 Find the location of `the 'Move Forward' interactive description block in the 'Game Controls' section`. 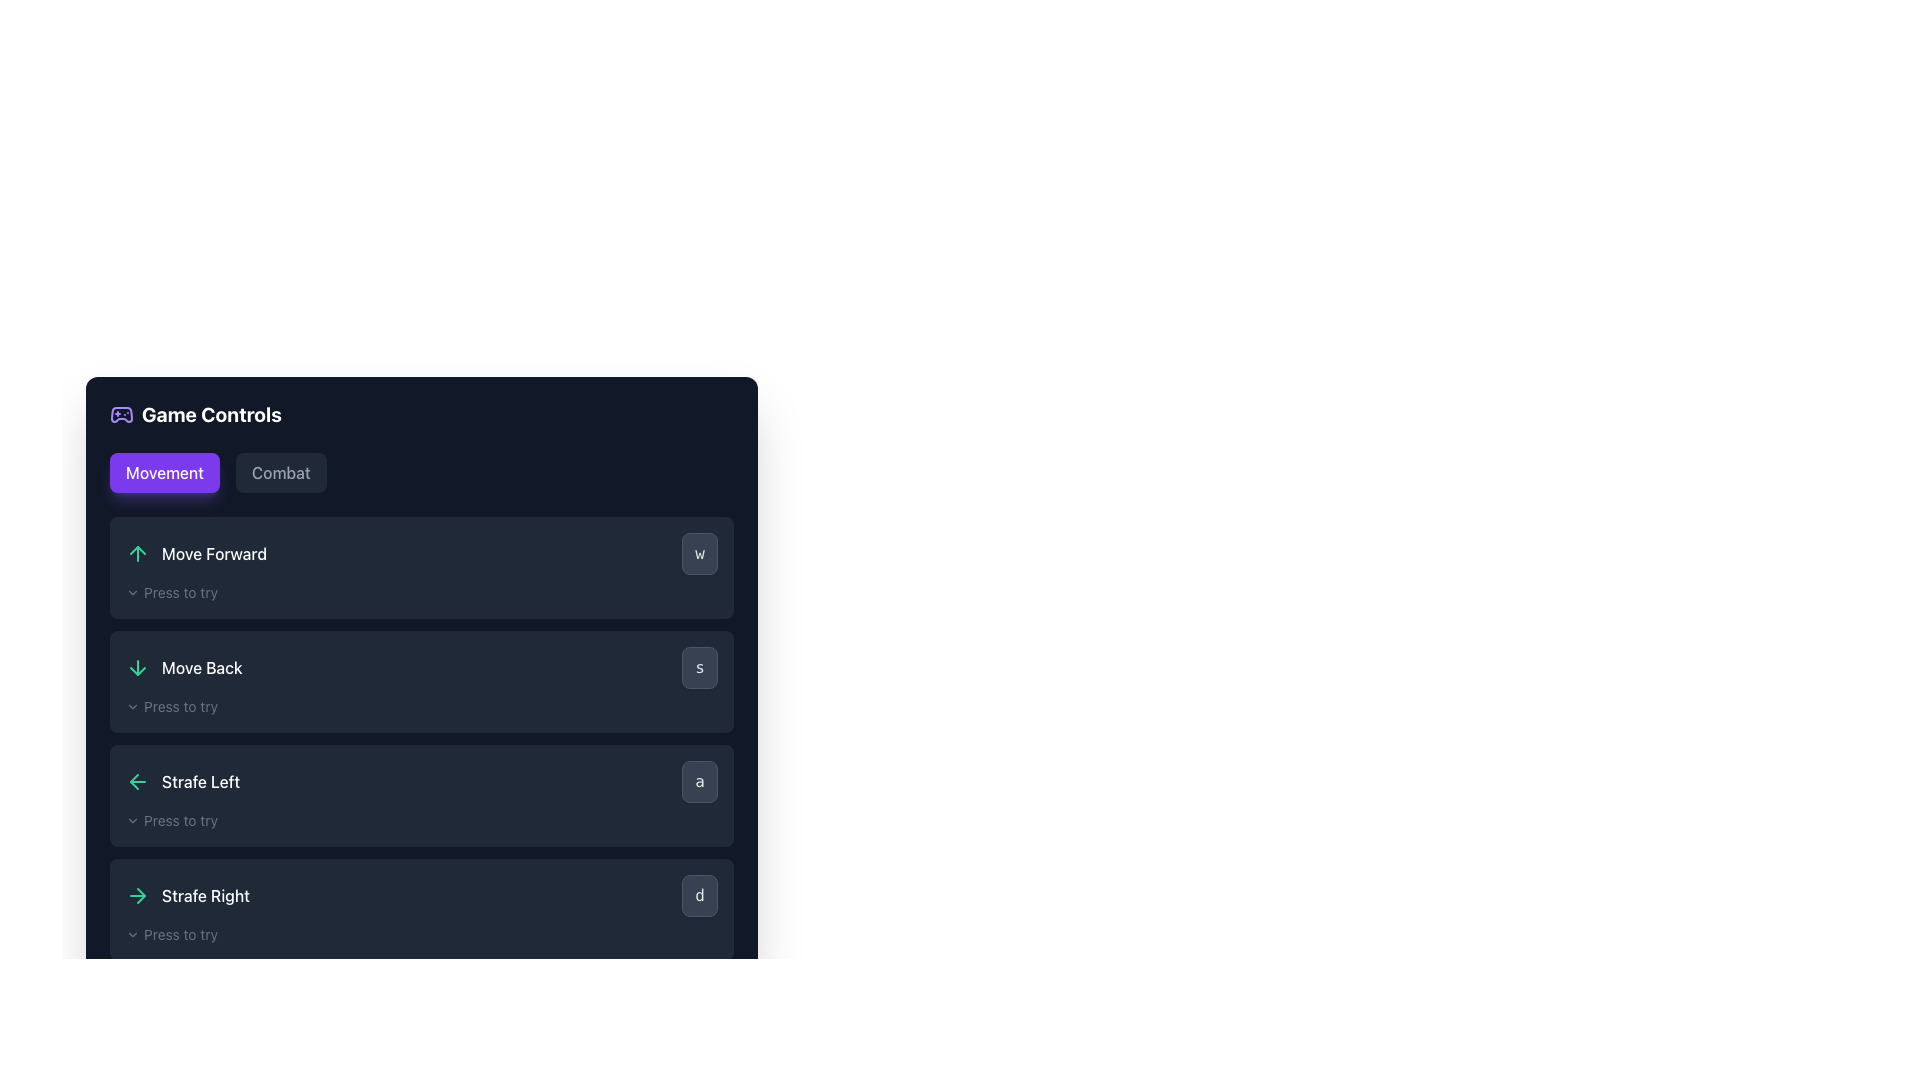

the 'Move Forward' interactive description block in the 'Game Controls' section is located at coordinates (421, 567).